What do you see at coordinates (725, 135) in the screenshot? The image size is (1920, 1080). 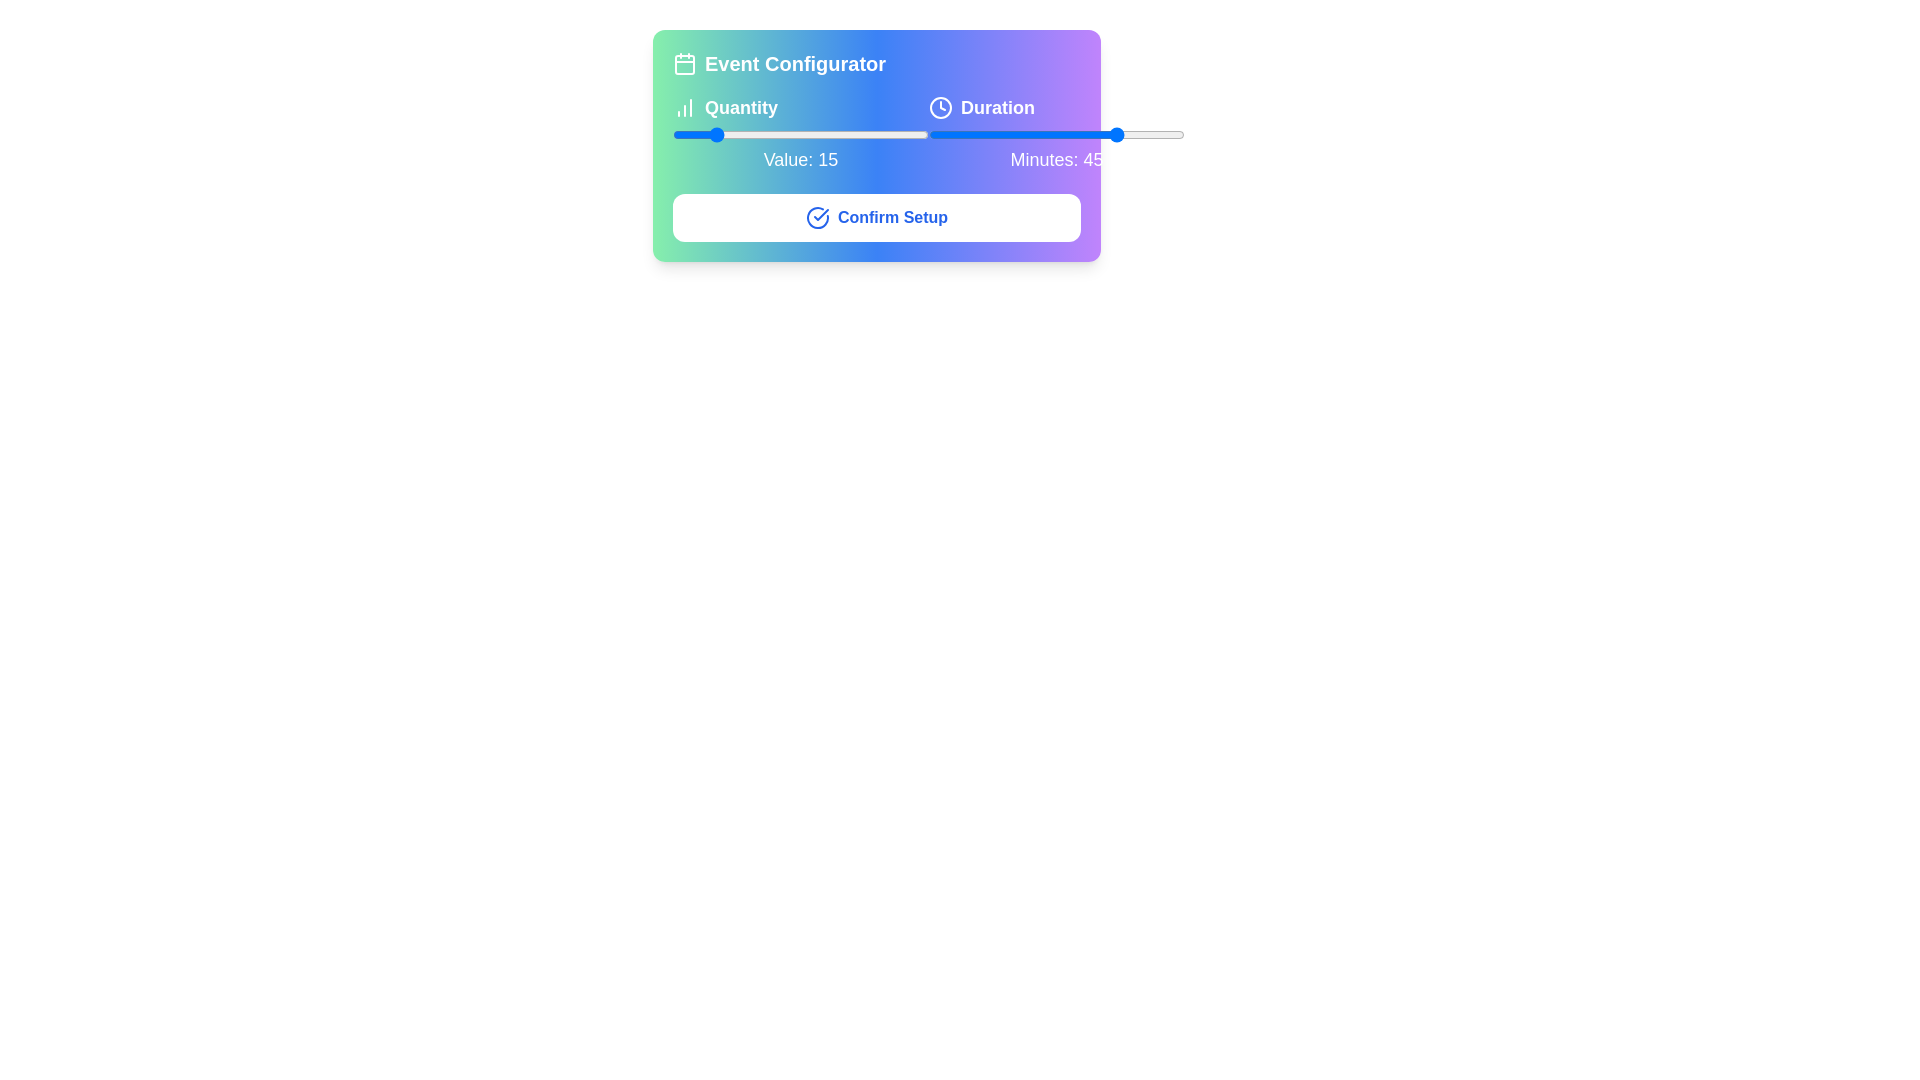 I see `the quantity slider` at bounding box center [725, 135].